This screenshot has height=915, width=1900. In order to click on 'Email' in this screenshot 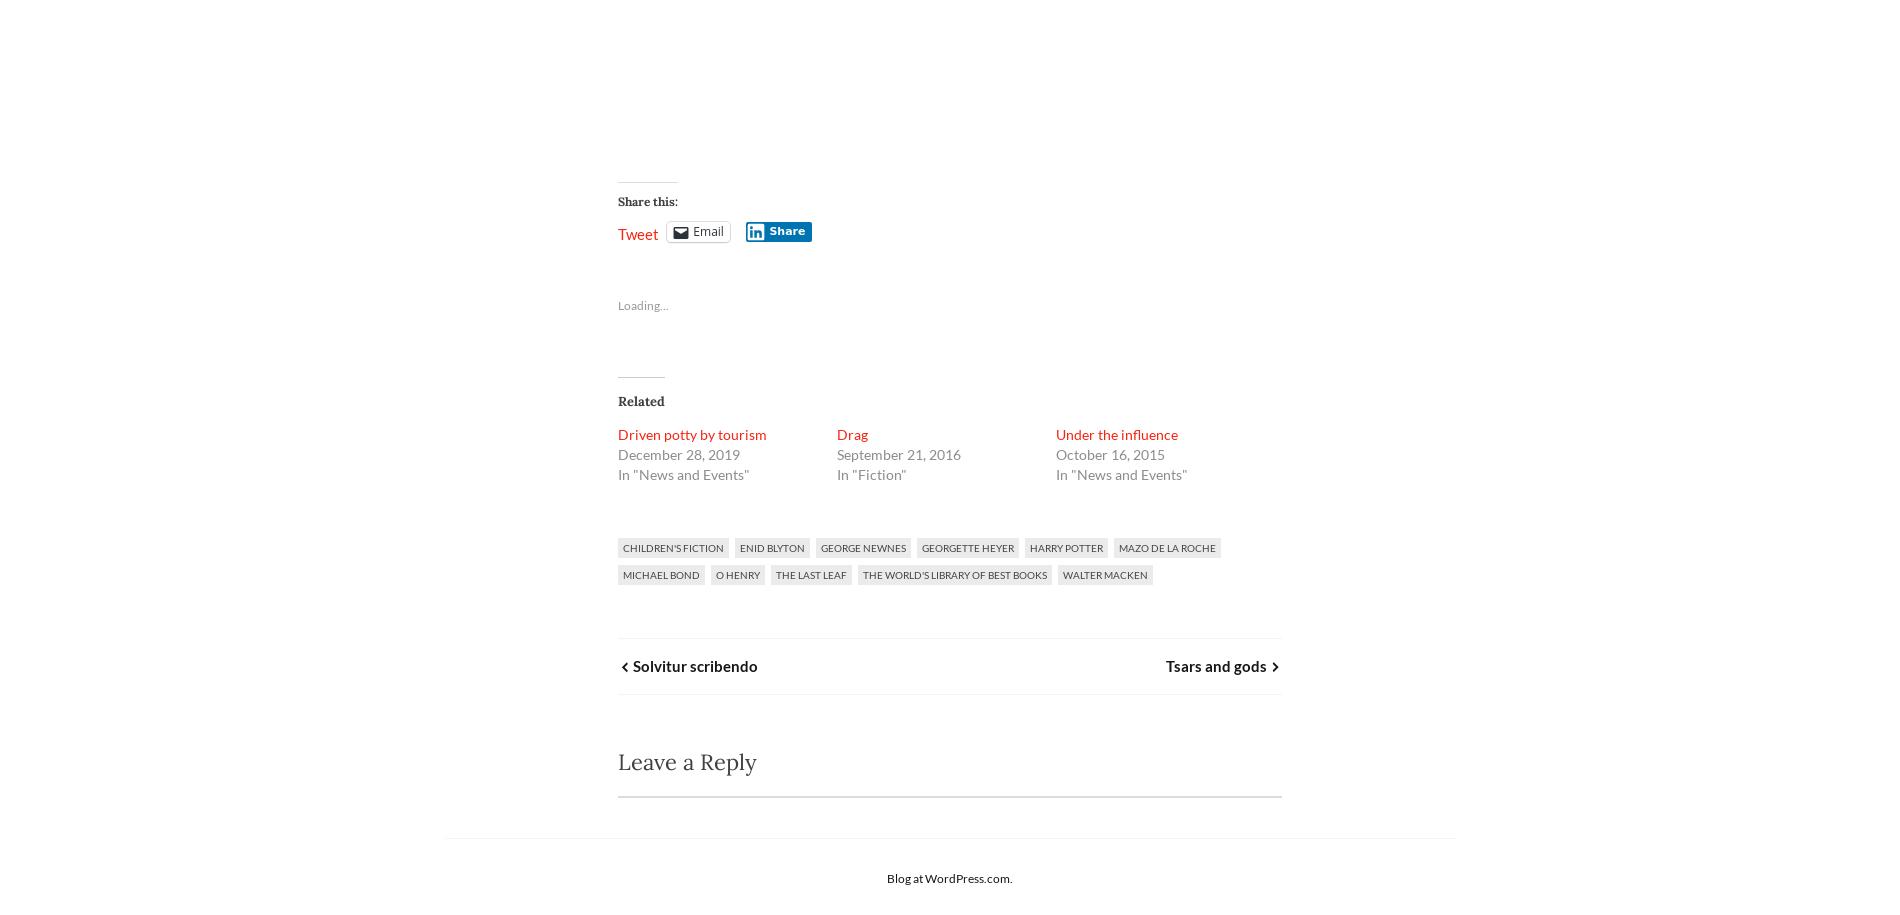, I will do `click(692, 231)`.